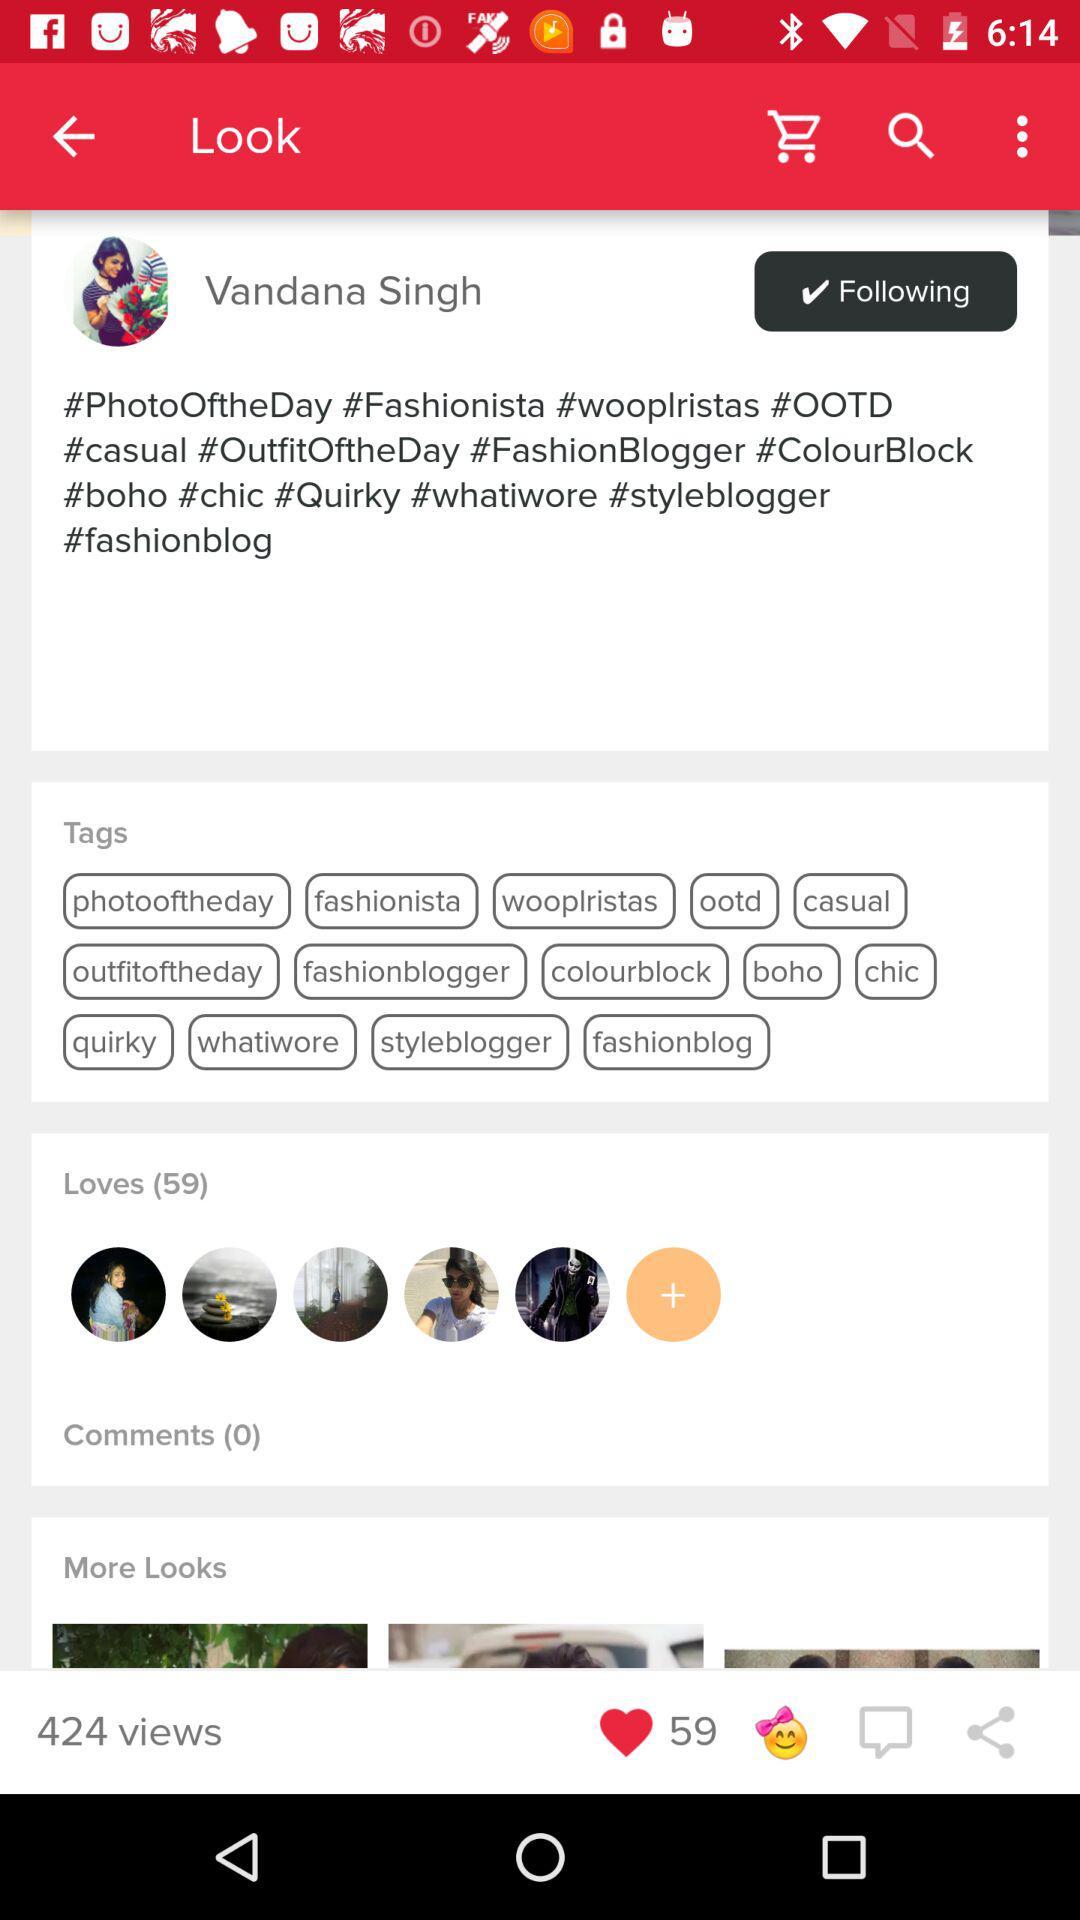 The height and width of the screenshot is (1920, 1080). Describe the element at coordinates (228, 1294) in the screenshot. I see `profile` at that location.